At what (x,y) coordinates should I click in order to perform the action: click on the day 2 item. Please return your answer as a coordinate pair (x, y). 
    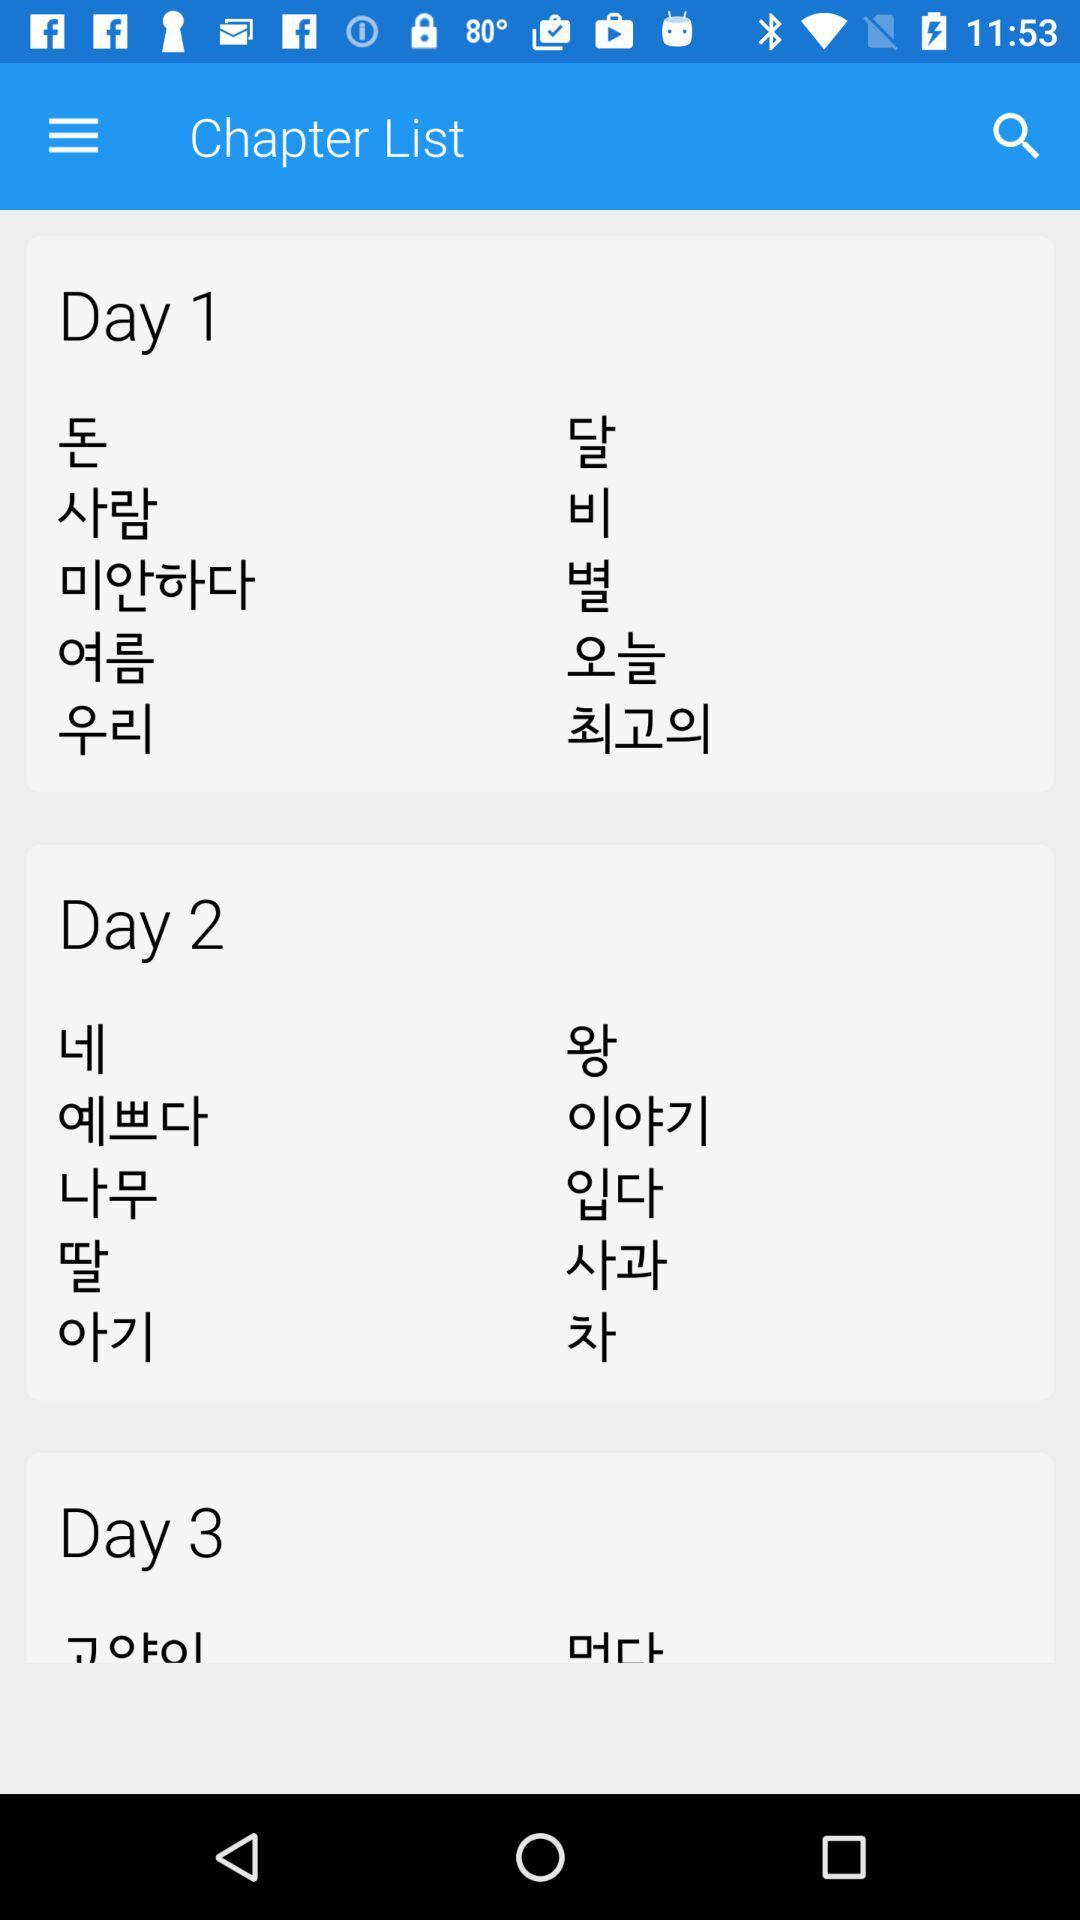
    Looking at the image, I should click on (540, 920).